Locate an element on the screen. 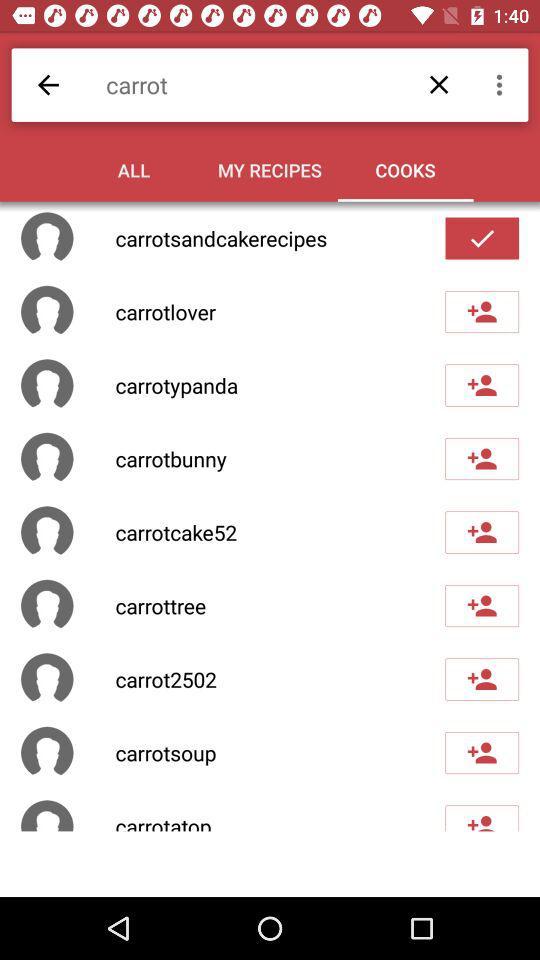 The height and width of the screenshot is (960, 540). people is located at coordinates (481, 384).